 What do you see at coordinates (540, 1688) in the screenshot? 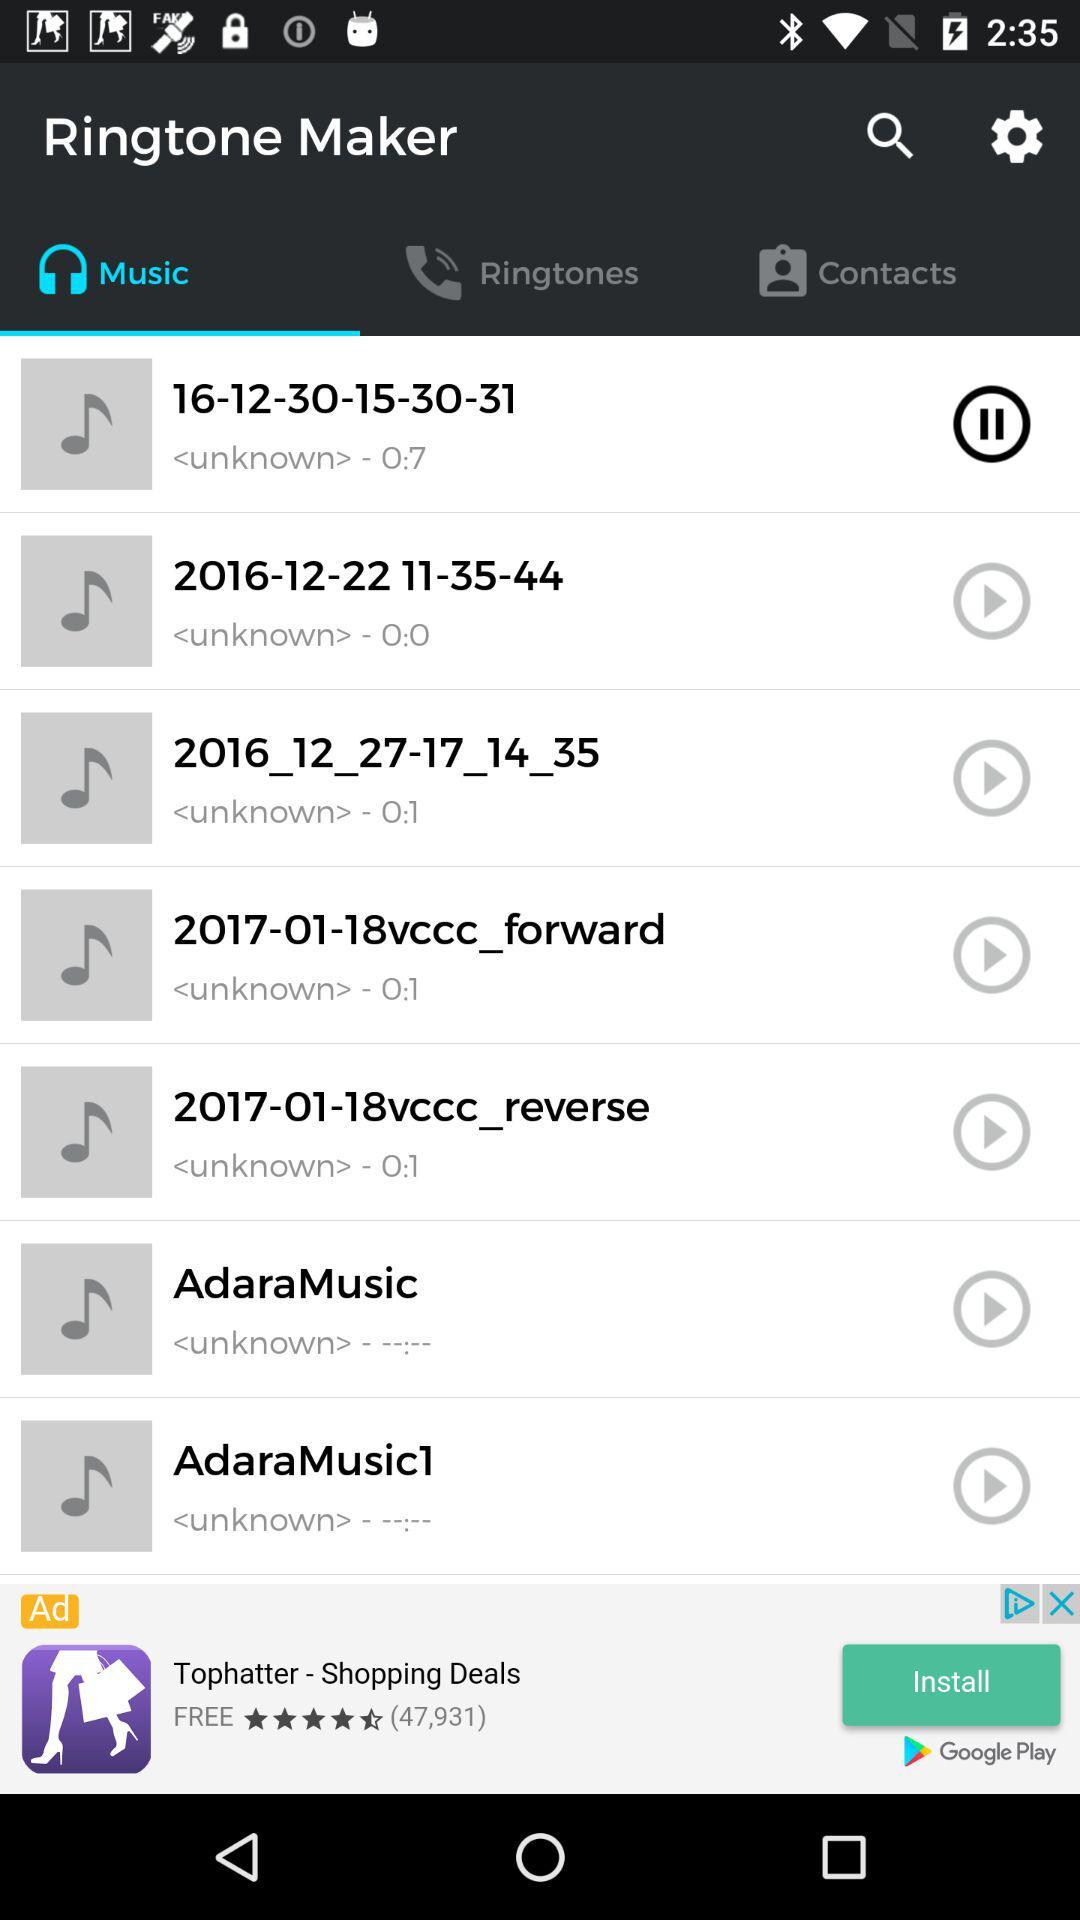
I see `click for advertisement` at bounding box center [540, 1688].